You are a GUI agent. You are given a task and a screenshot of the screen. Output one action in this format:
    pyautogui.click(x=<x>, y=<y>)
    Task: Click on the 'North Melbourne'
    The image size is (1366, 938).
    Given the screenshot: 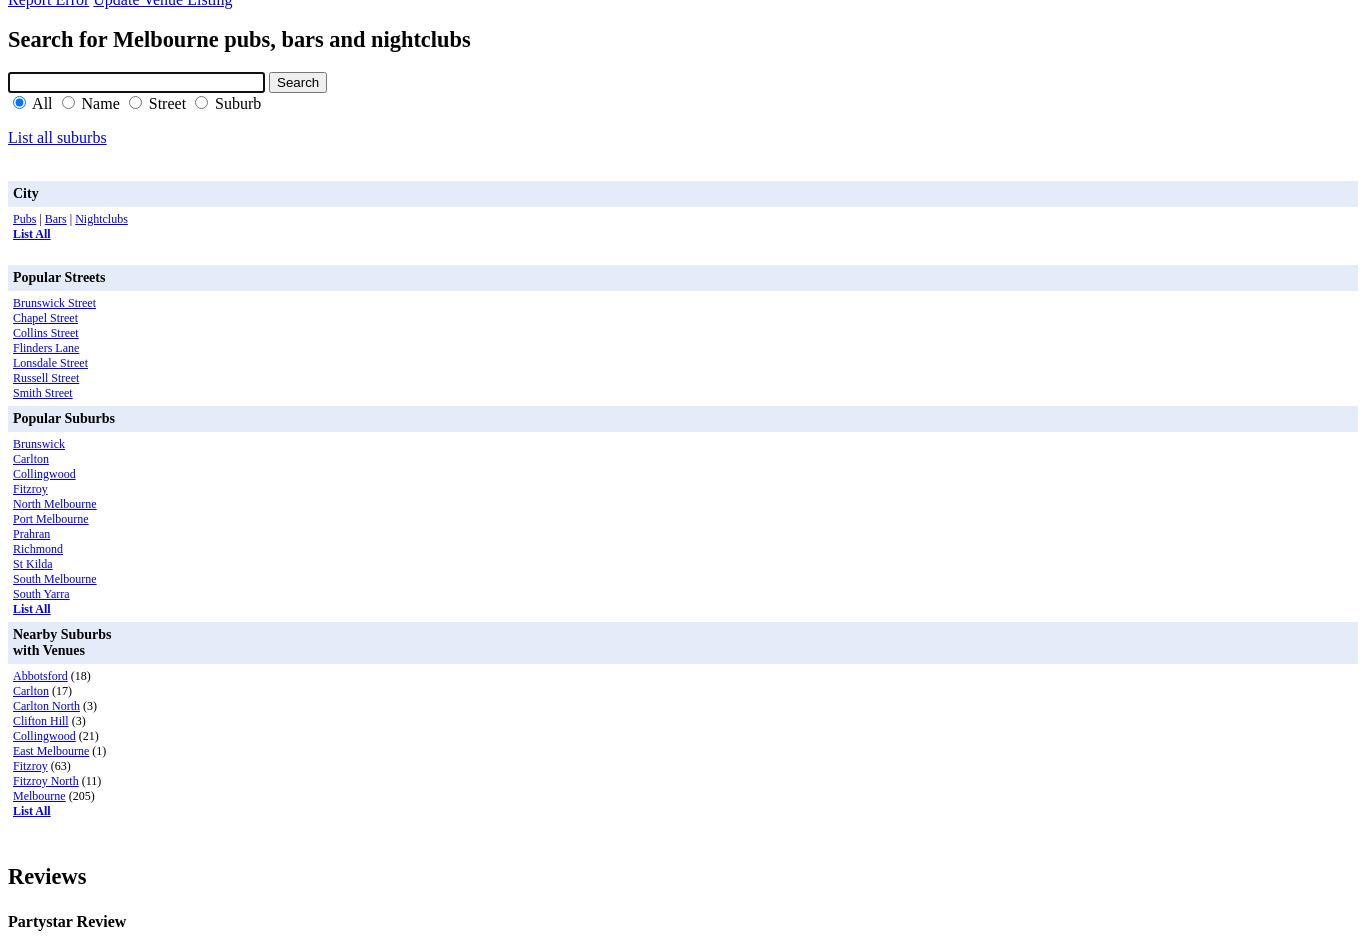 What is the action you would take?
    pyautogui.click(x=54, y=502)
    